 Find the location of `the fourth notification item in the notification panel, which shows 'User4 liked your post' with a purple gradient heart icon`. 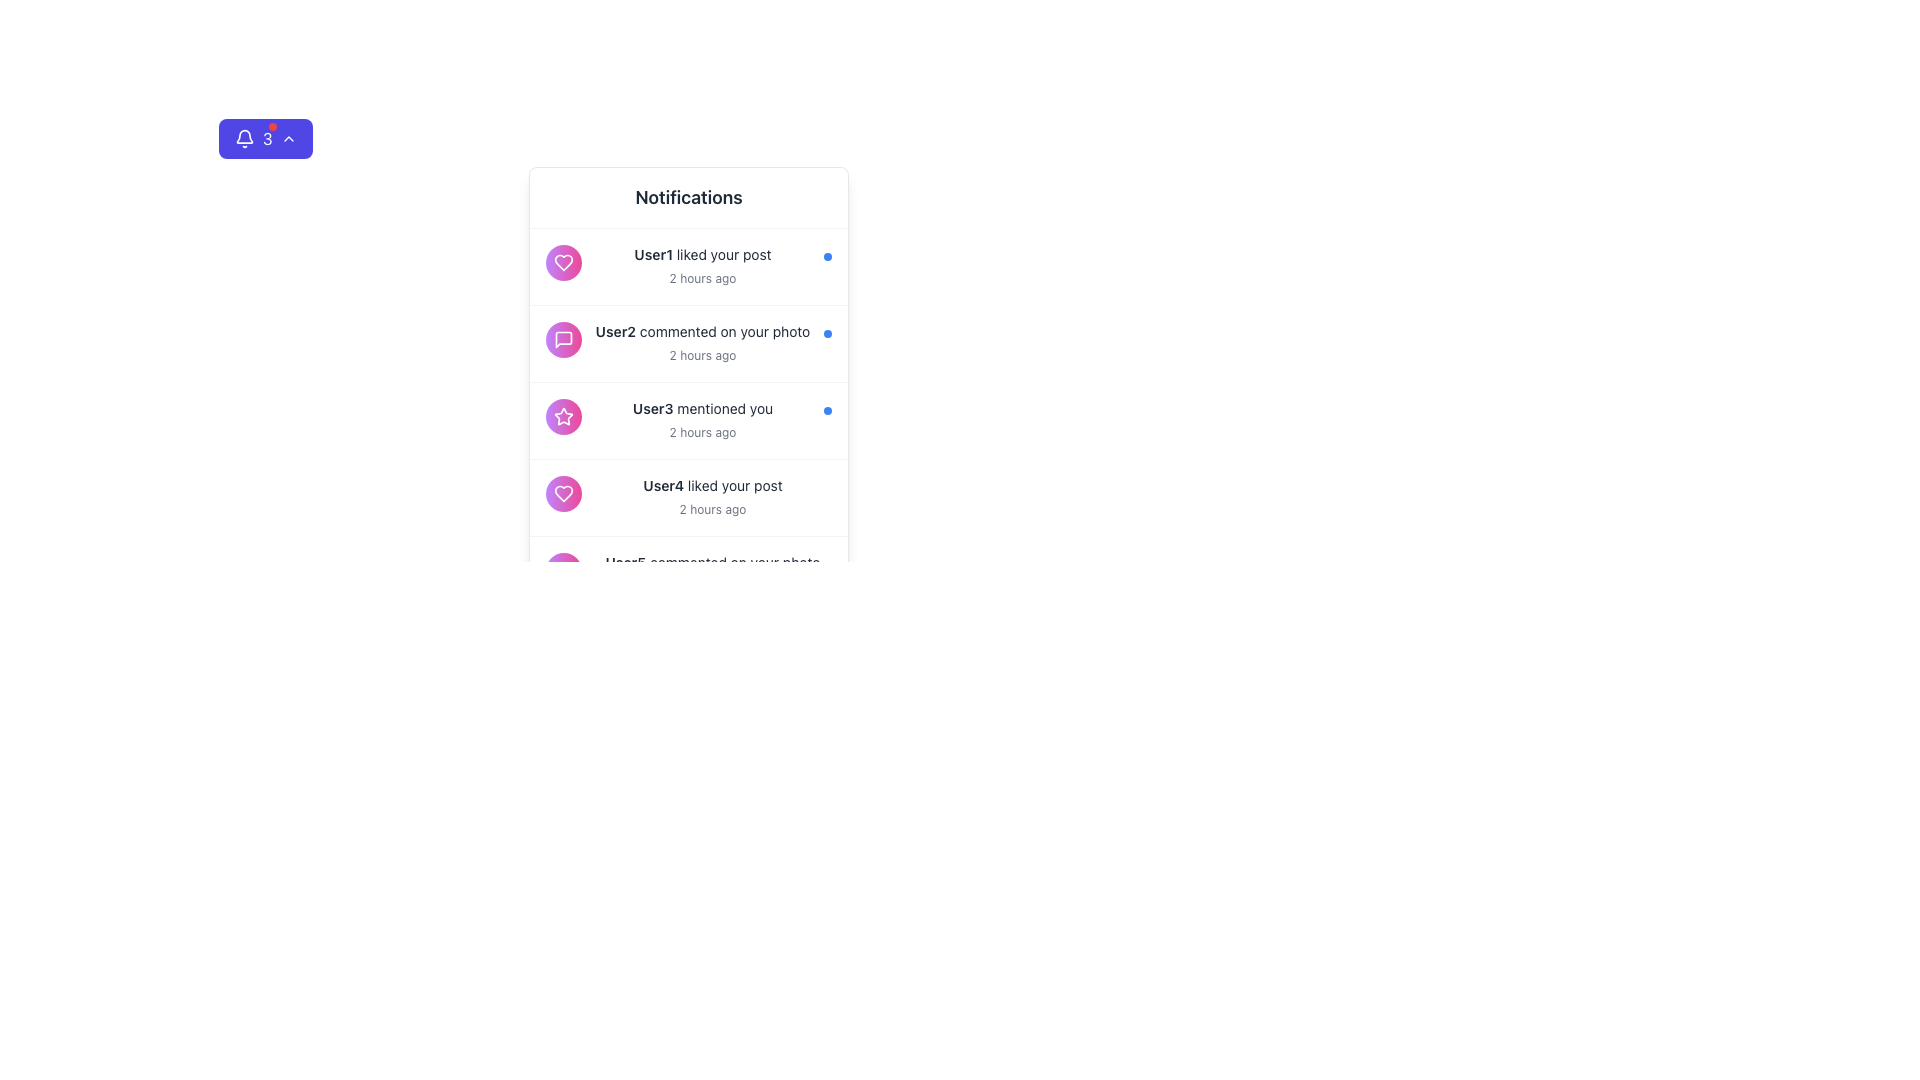

the fourth notification item in the notification panel, which shows 'User4 liked your post' with a purple gradient heart icon is located at coordinates (689, 496).